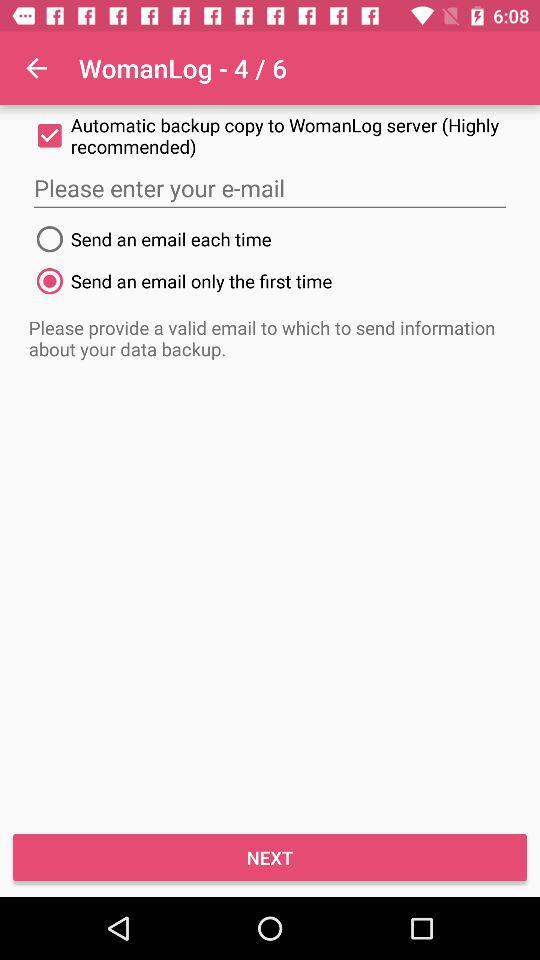 Image resolution: width=540 pixels, height=960 pixels. I want to click on the icon below the please provide a, so click(270, 856).